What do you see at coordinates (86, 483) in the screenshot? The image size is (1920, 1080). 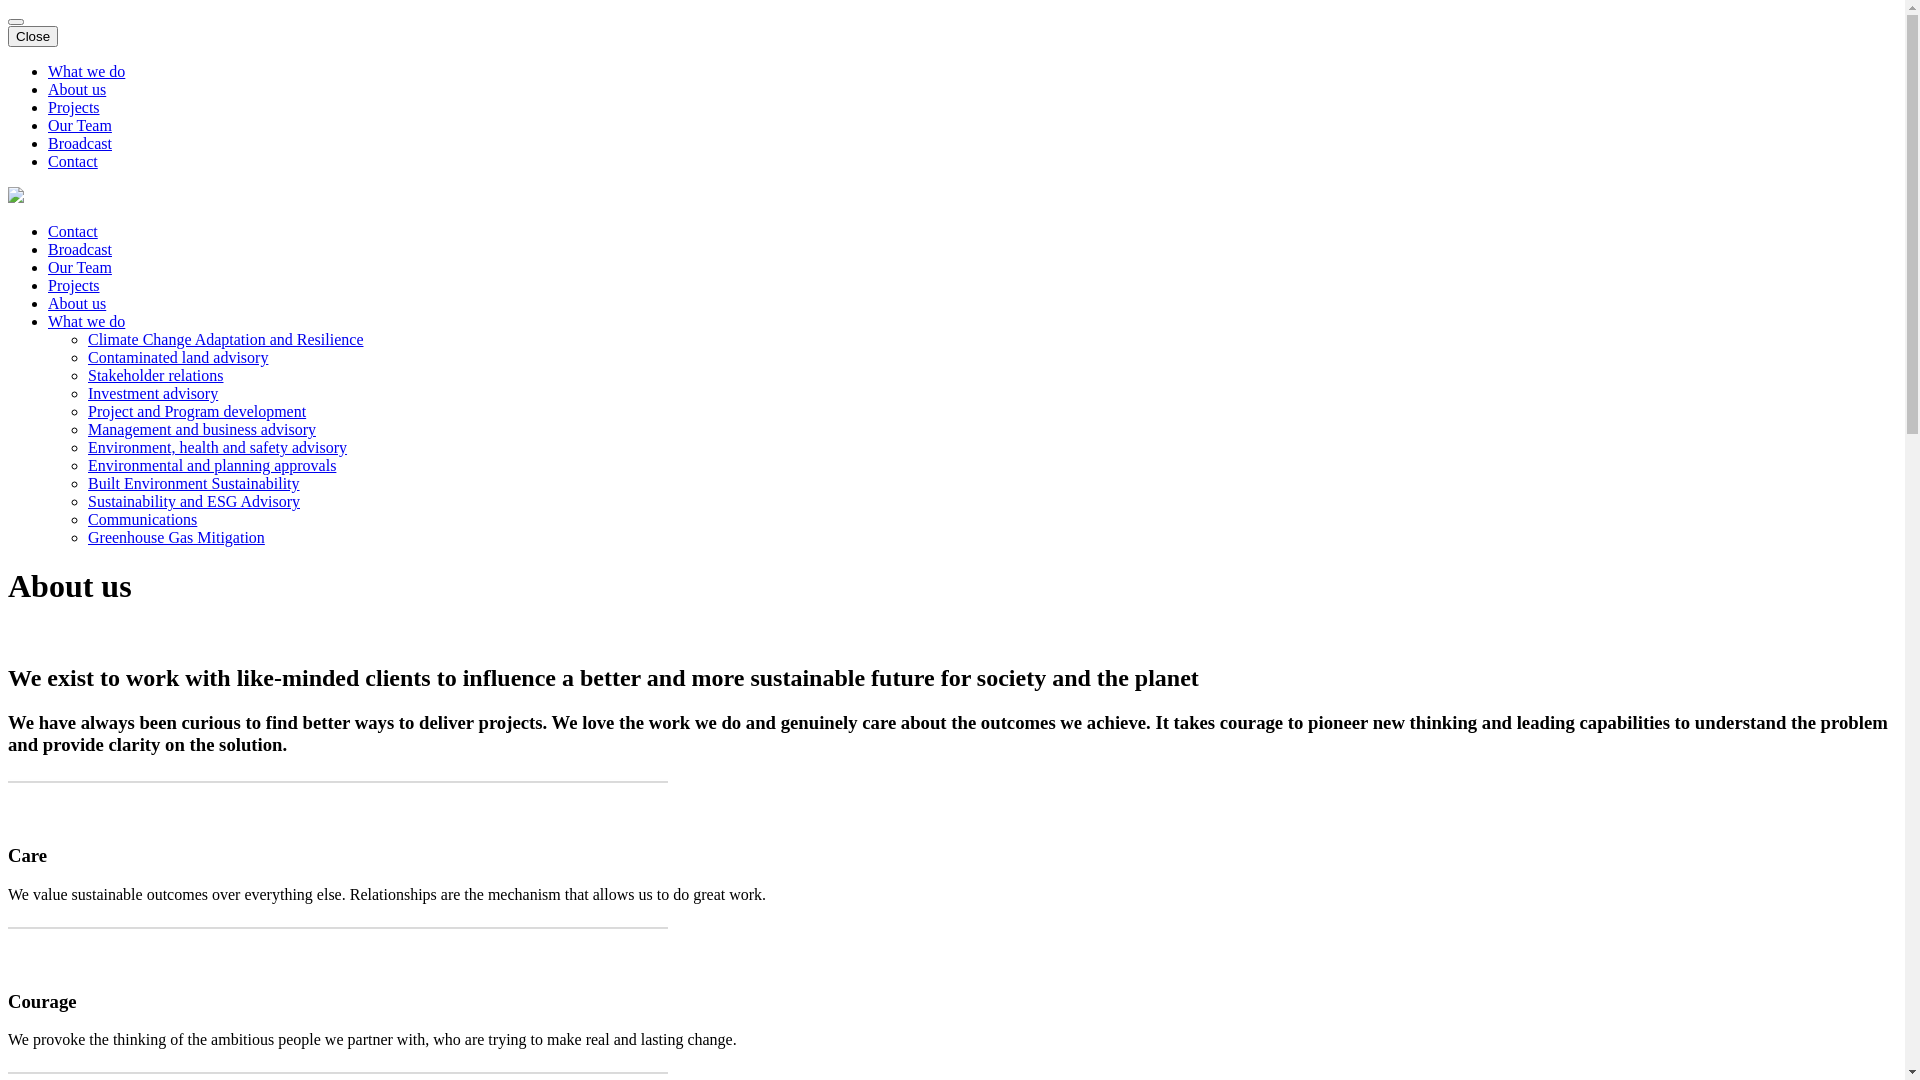 I see `'Built Environment Sustainability'` at bounding box center [86, 483].